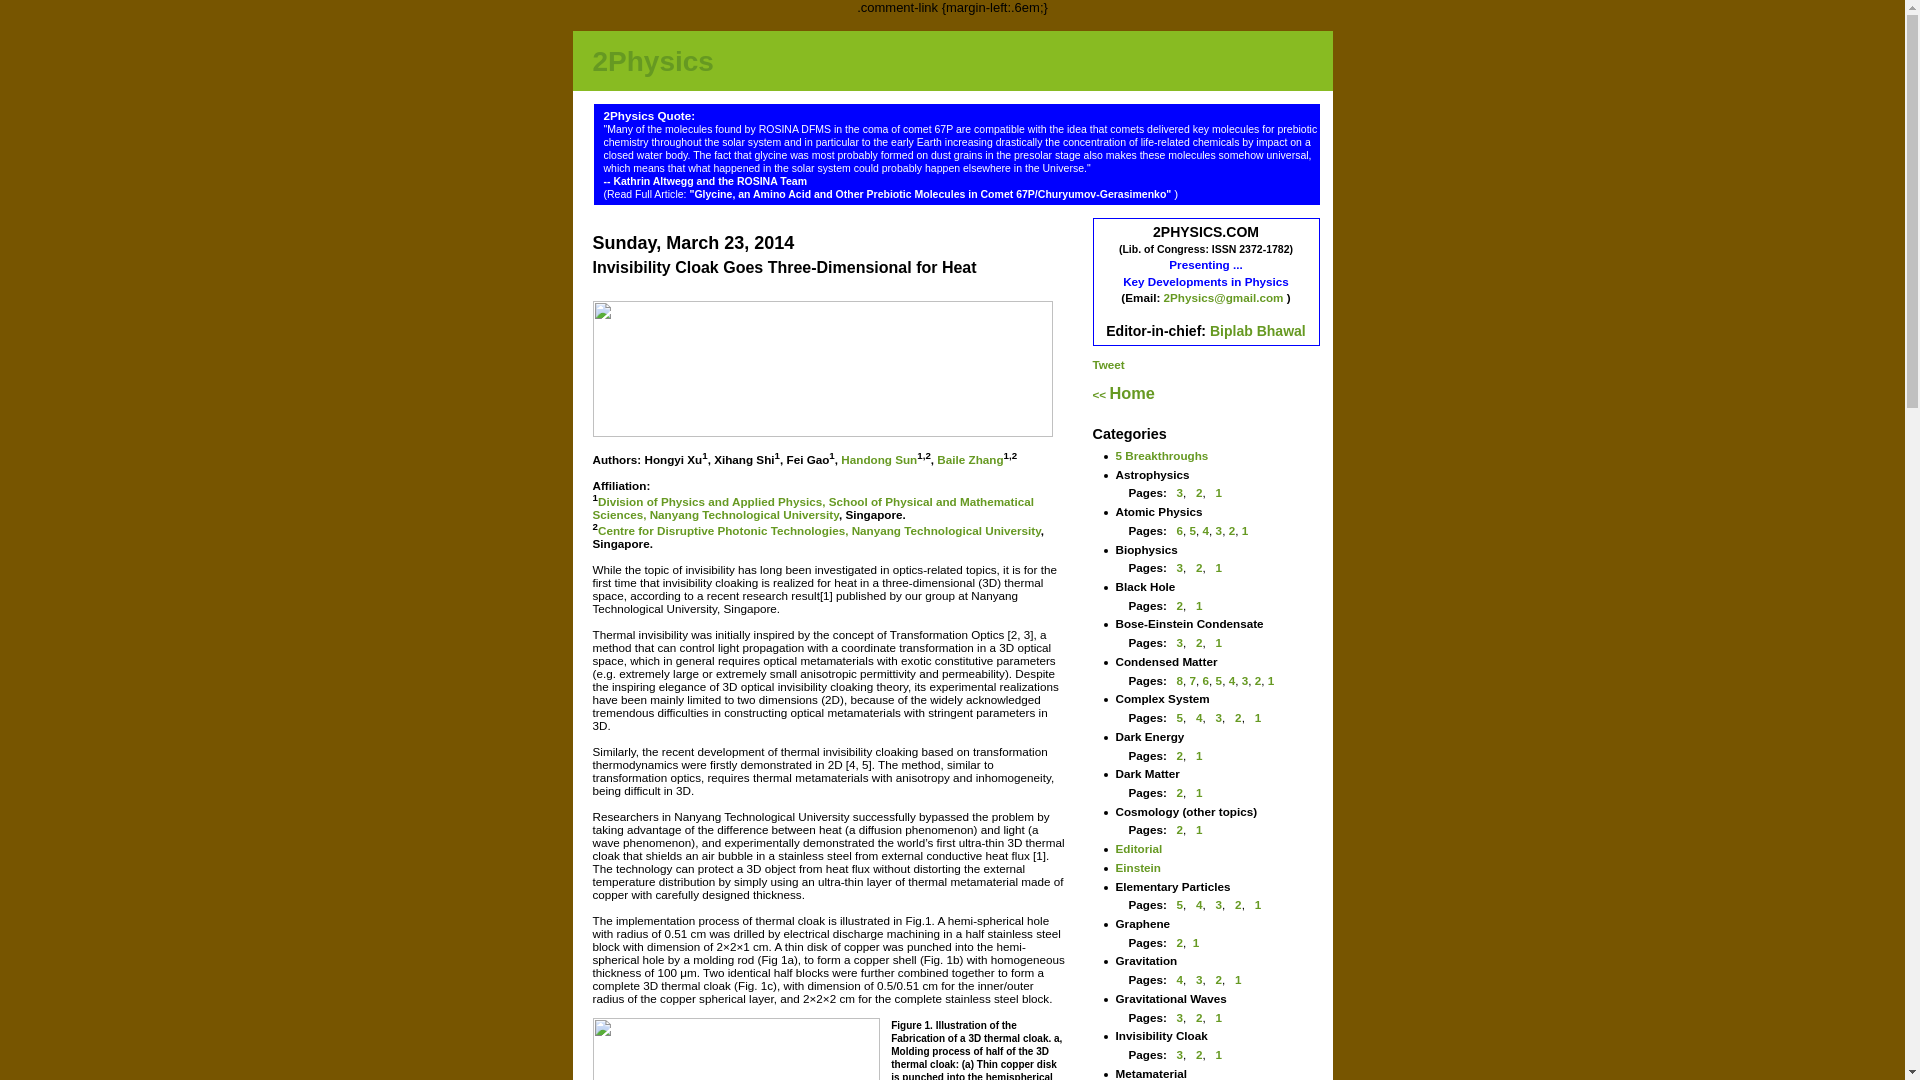  I want to click on '2', so click(1199, 492).